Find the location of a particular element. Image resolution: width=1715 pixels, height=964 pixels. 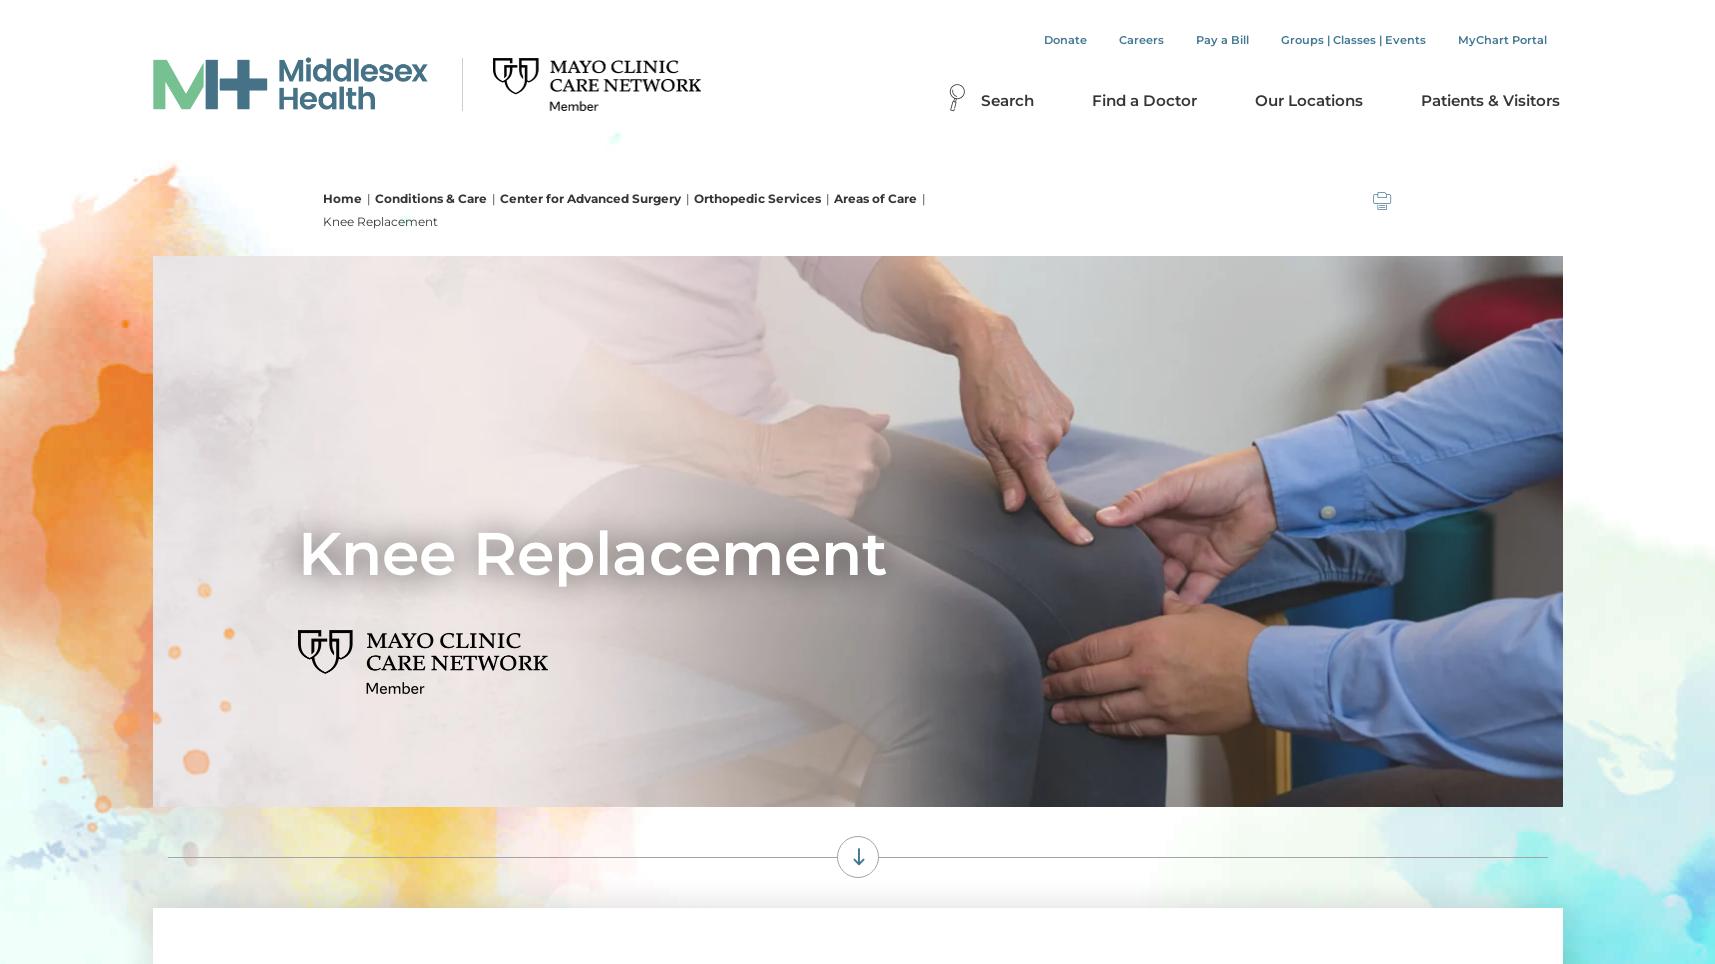

'Groups | Classes | Events' is located at coordinates (1352, 39).